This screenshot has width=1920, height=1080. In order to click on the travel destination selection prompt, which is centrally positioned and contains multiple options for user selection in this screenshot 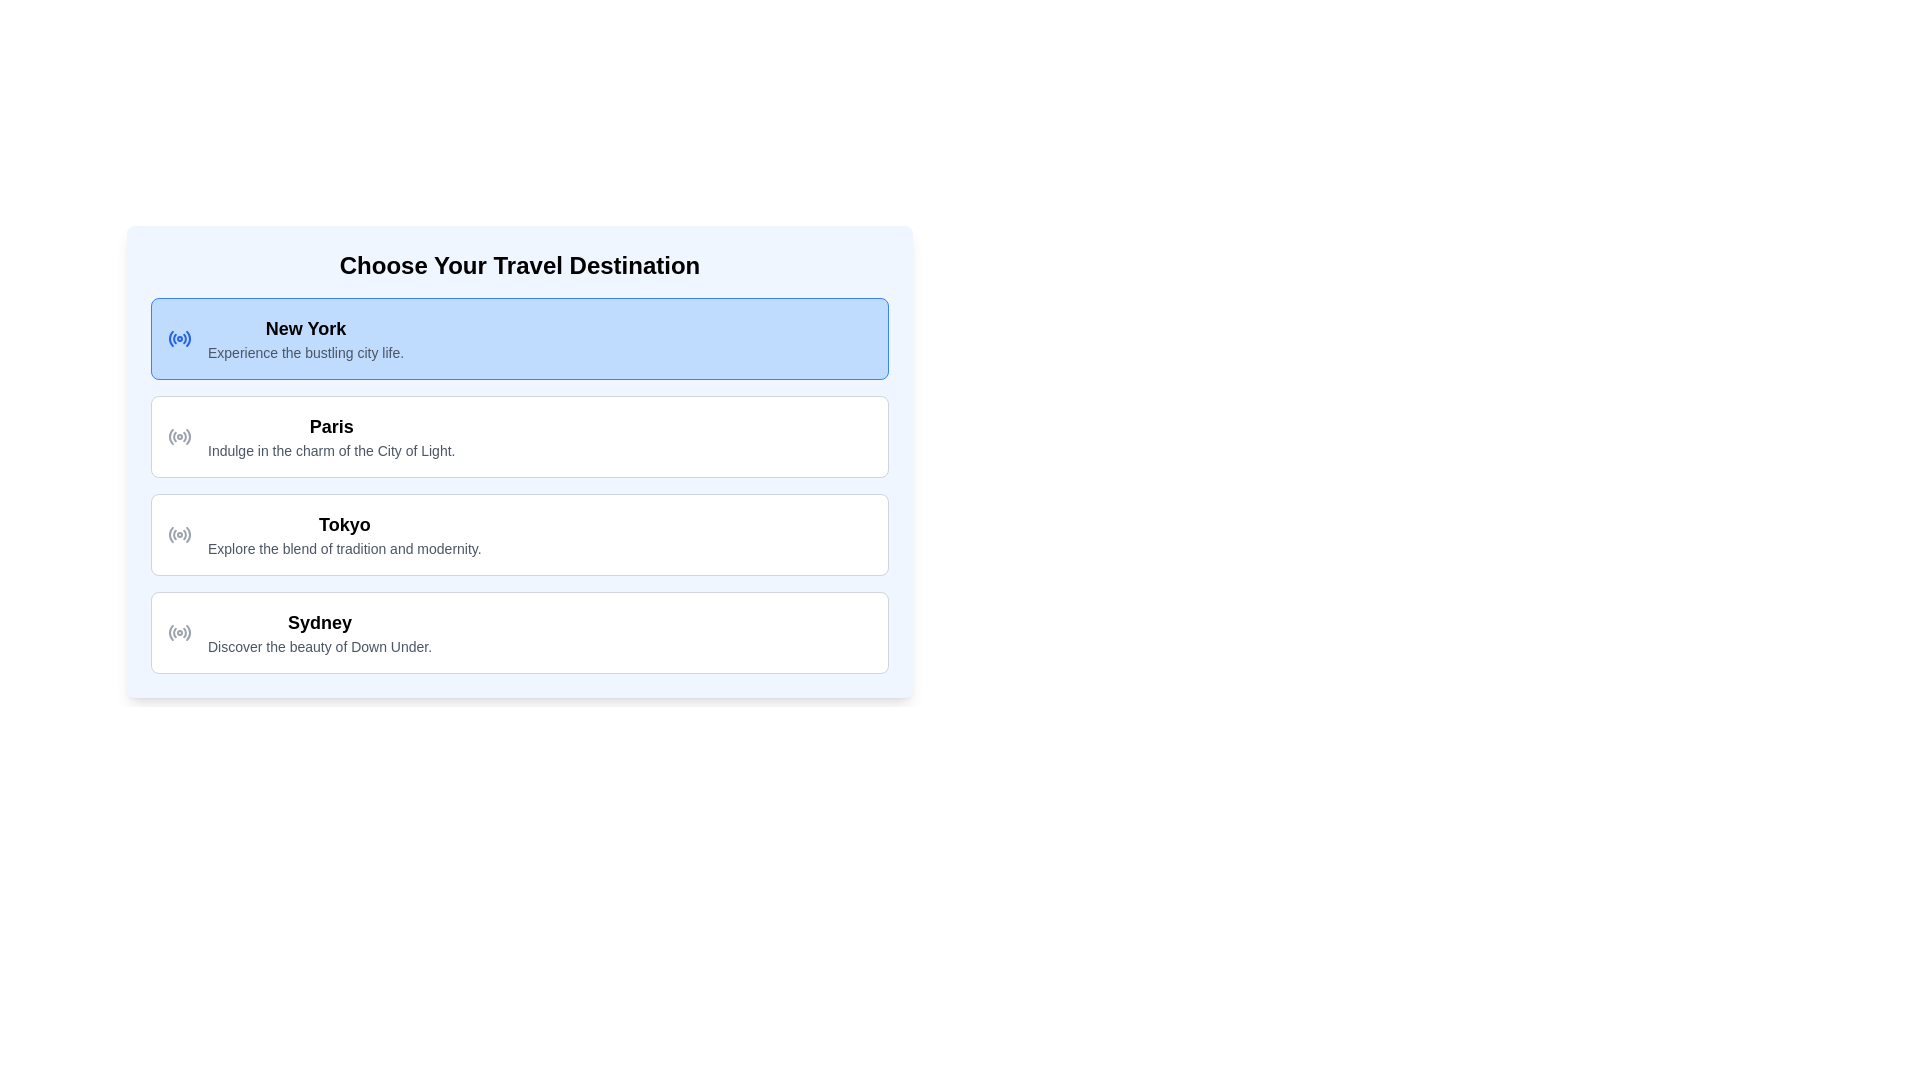, I will do `click(519, 462)`.